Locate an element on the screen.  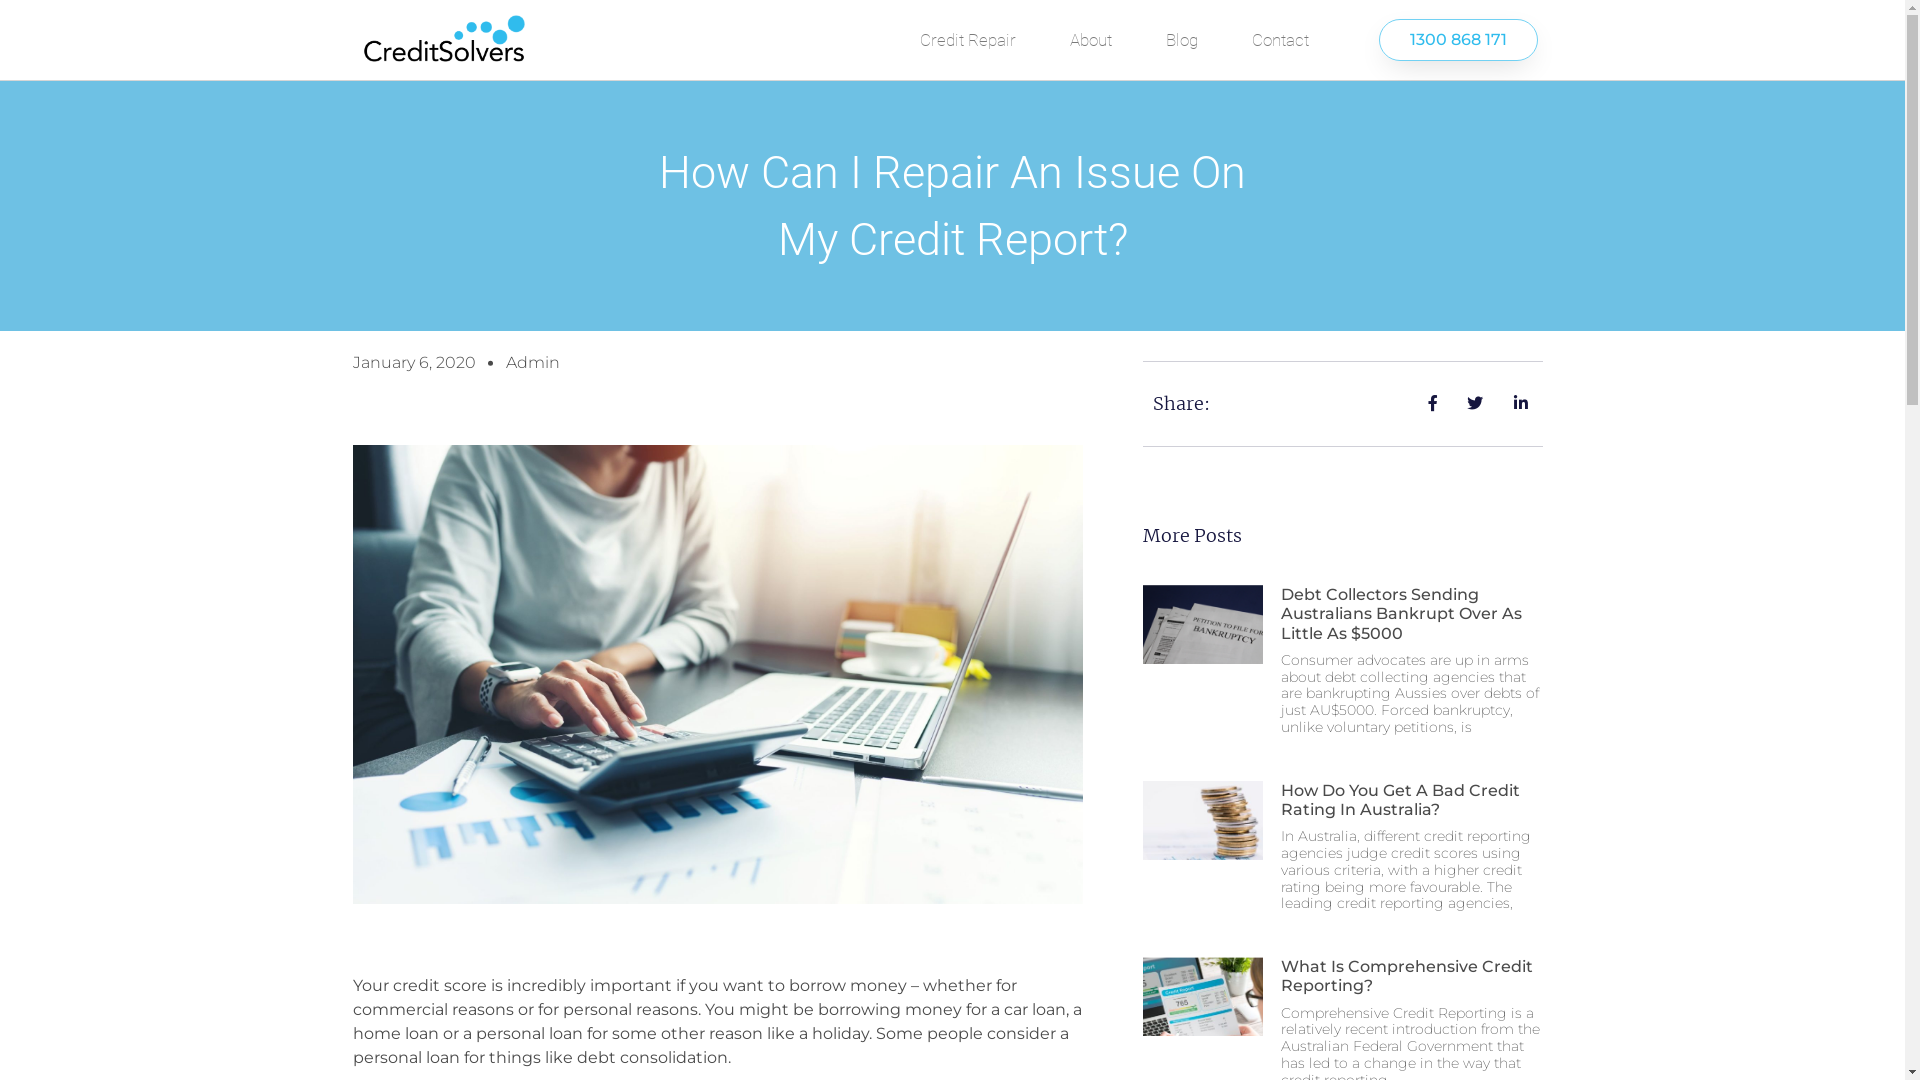
'How Do You Get A Bad Credit Rating In Australia?' is located at coordinates (1398, 798).